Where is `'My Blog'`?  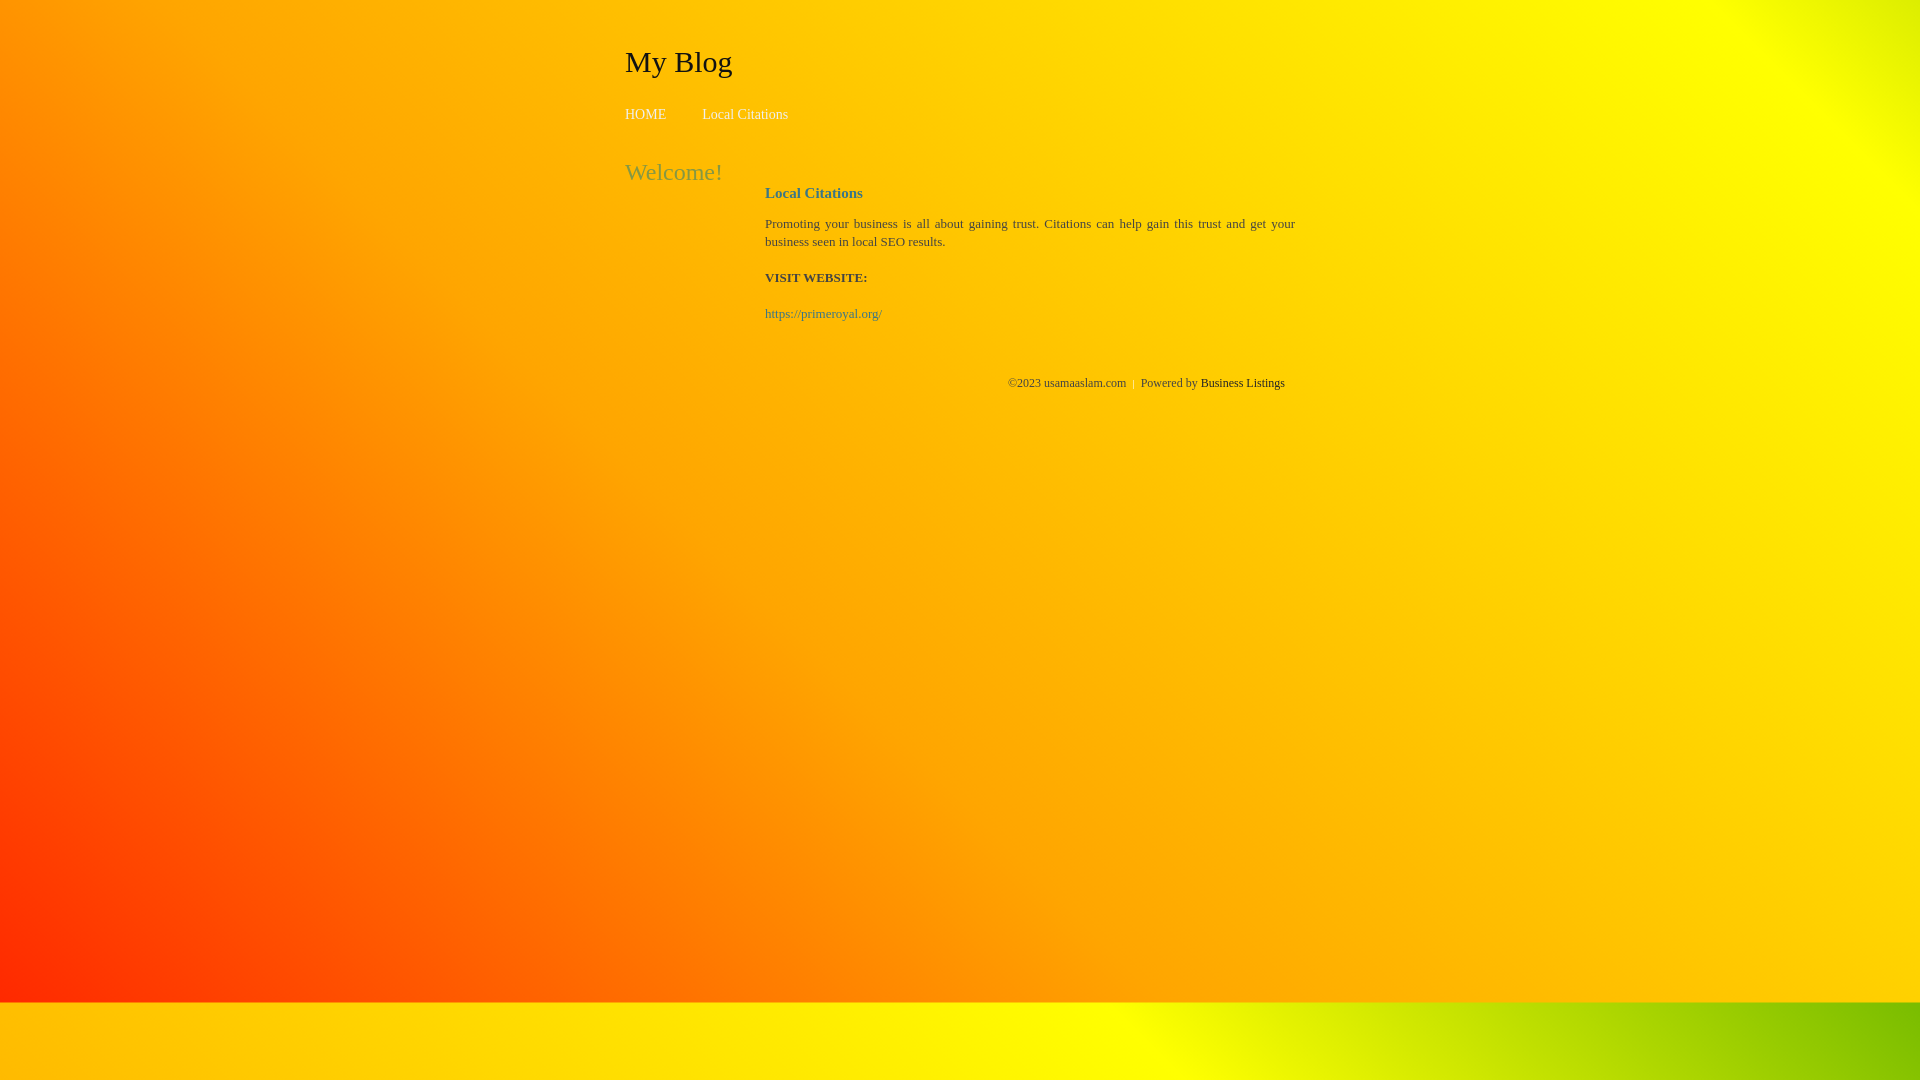
'My Blog' is located at coordinates (678, 60).